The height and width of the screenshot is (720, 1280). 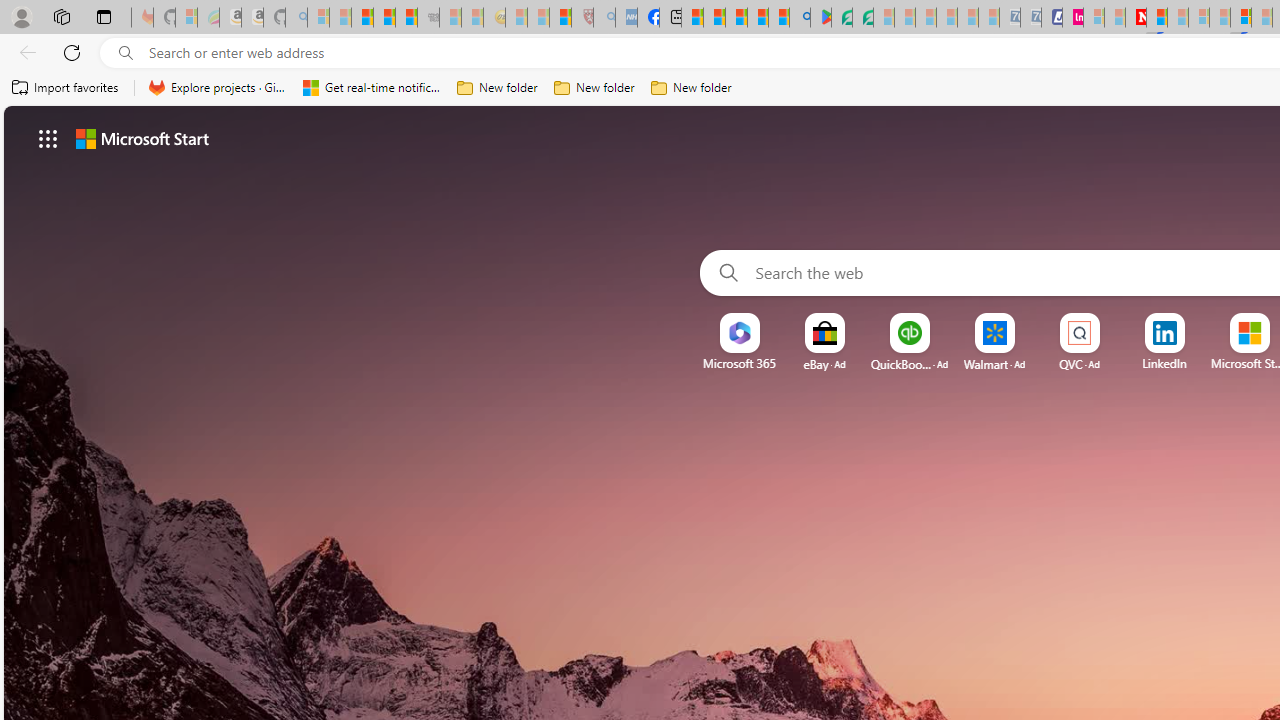 What do you see at coordinates (1164, 363) in the screenshot?
I see `'LinkedIn'` at bounding box center [1164, 363].